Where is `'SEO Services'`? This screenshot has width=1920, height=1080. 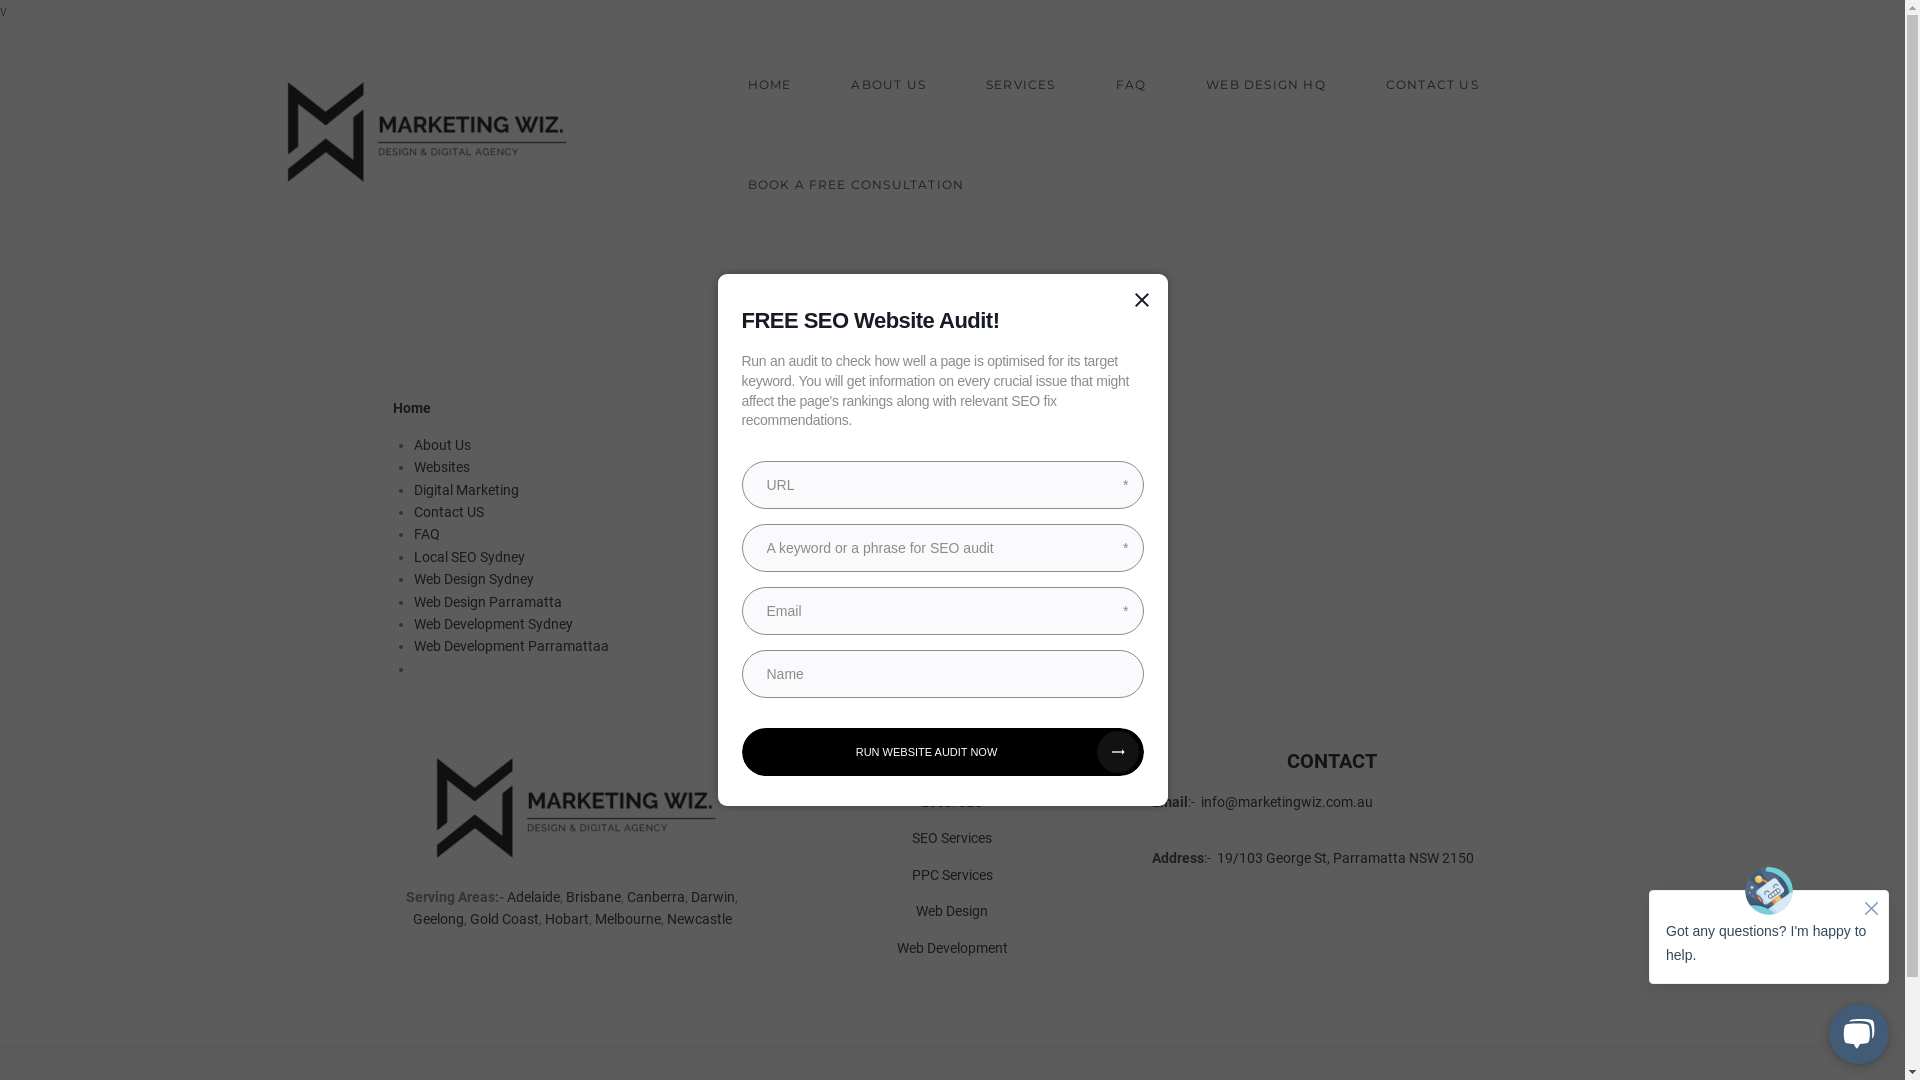 'SEO Services' is located at coordinates (911, 837).